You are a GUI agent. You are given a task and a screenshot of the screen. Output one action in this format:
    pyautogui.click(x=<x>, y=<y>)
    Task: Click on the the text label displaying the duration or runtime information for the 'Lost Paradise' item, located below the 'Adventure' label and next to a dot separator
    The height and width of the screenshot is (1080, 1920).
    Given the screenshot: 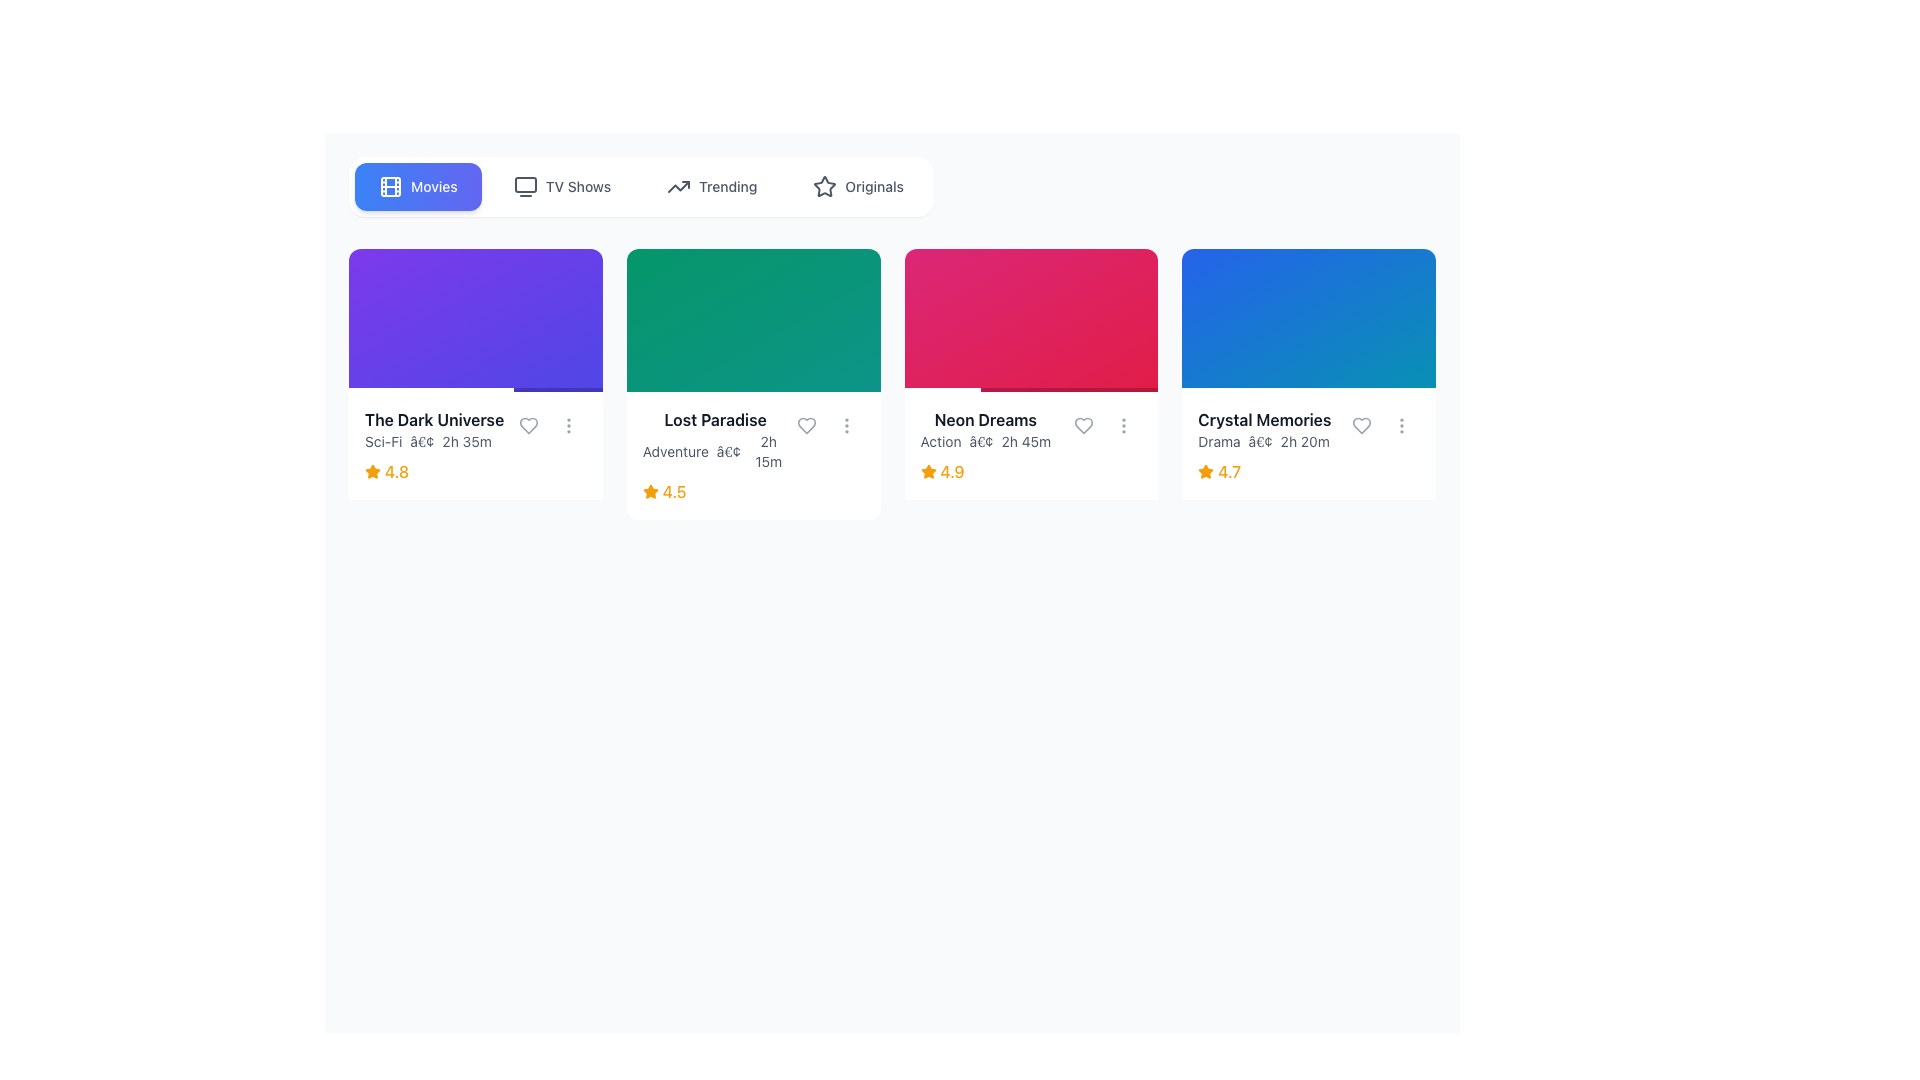 What is the action you would take?
    pyautogui.click(x=767, y=451)
    